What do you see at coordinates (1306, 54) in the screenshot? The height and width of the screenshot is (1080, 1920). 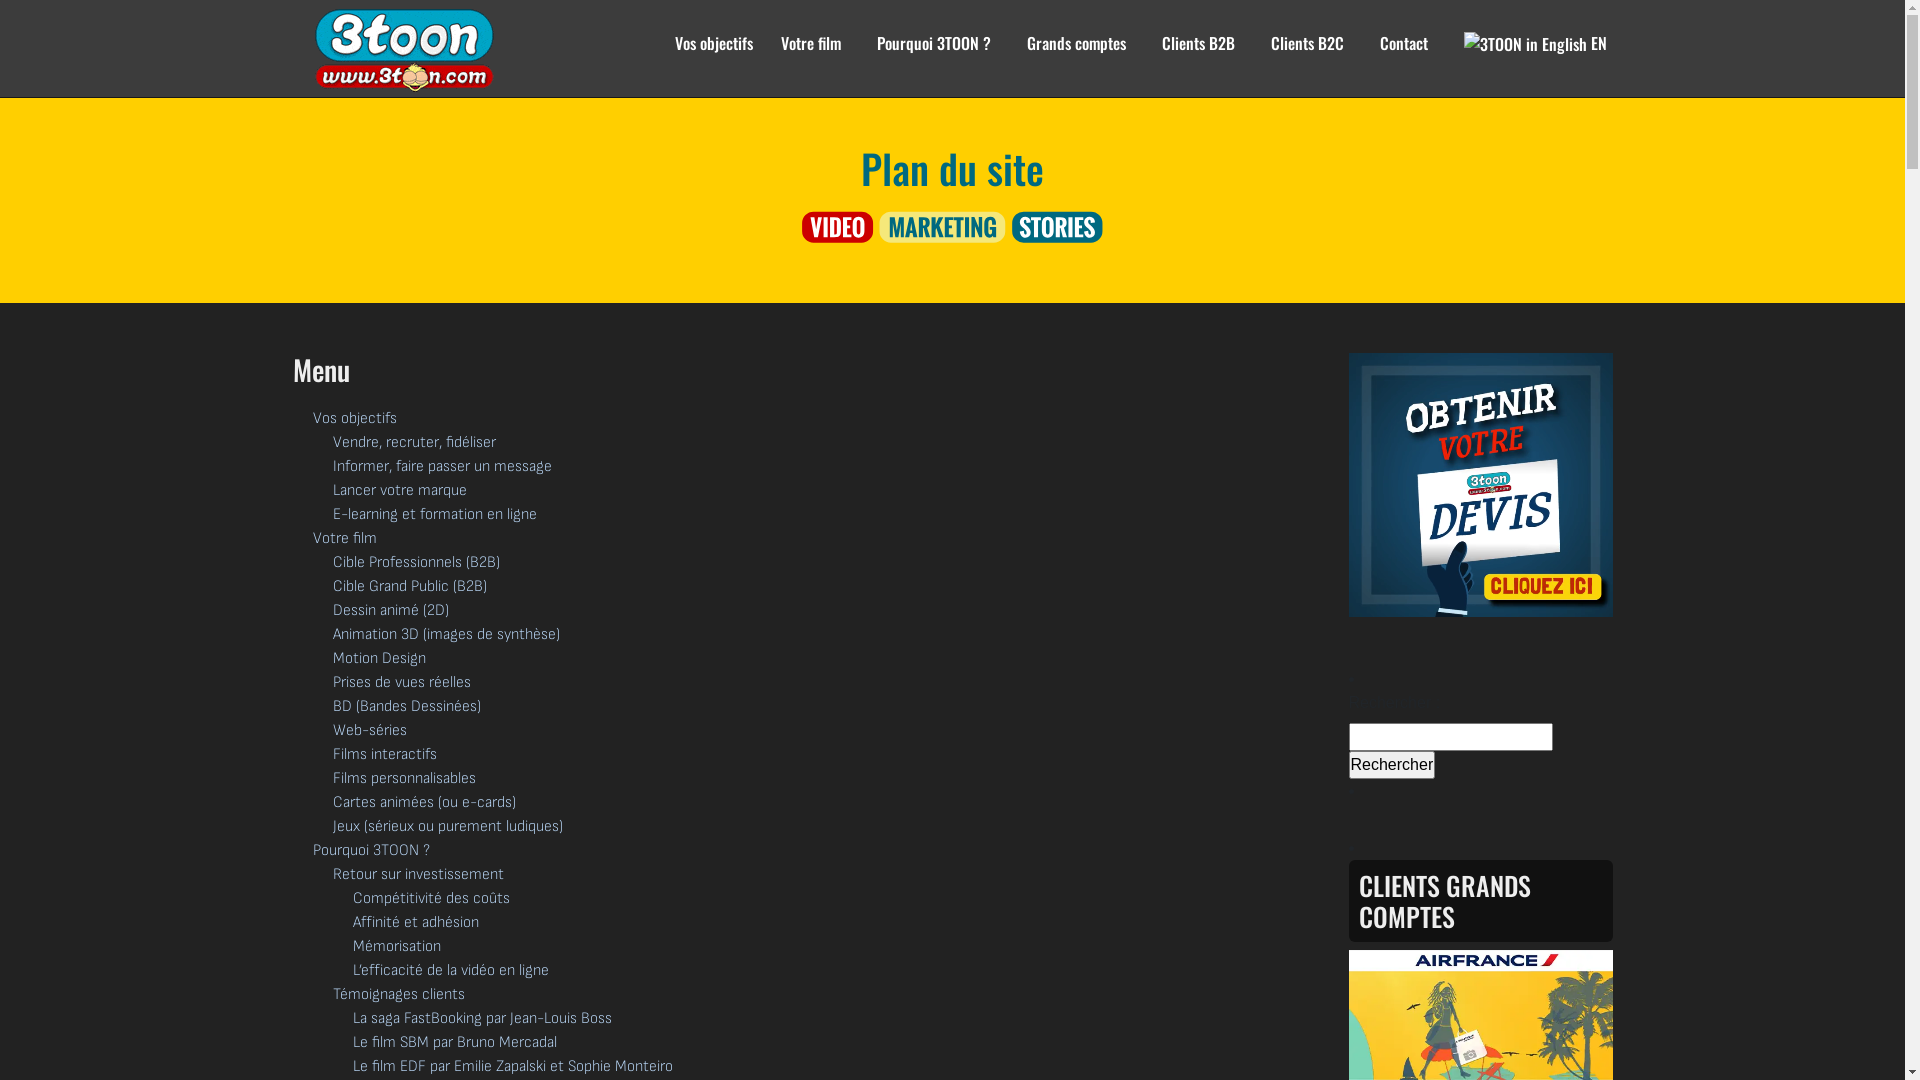 I see `'Clients B2C'` at bounding box center [1306, 54].